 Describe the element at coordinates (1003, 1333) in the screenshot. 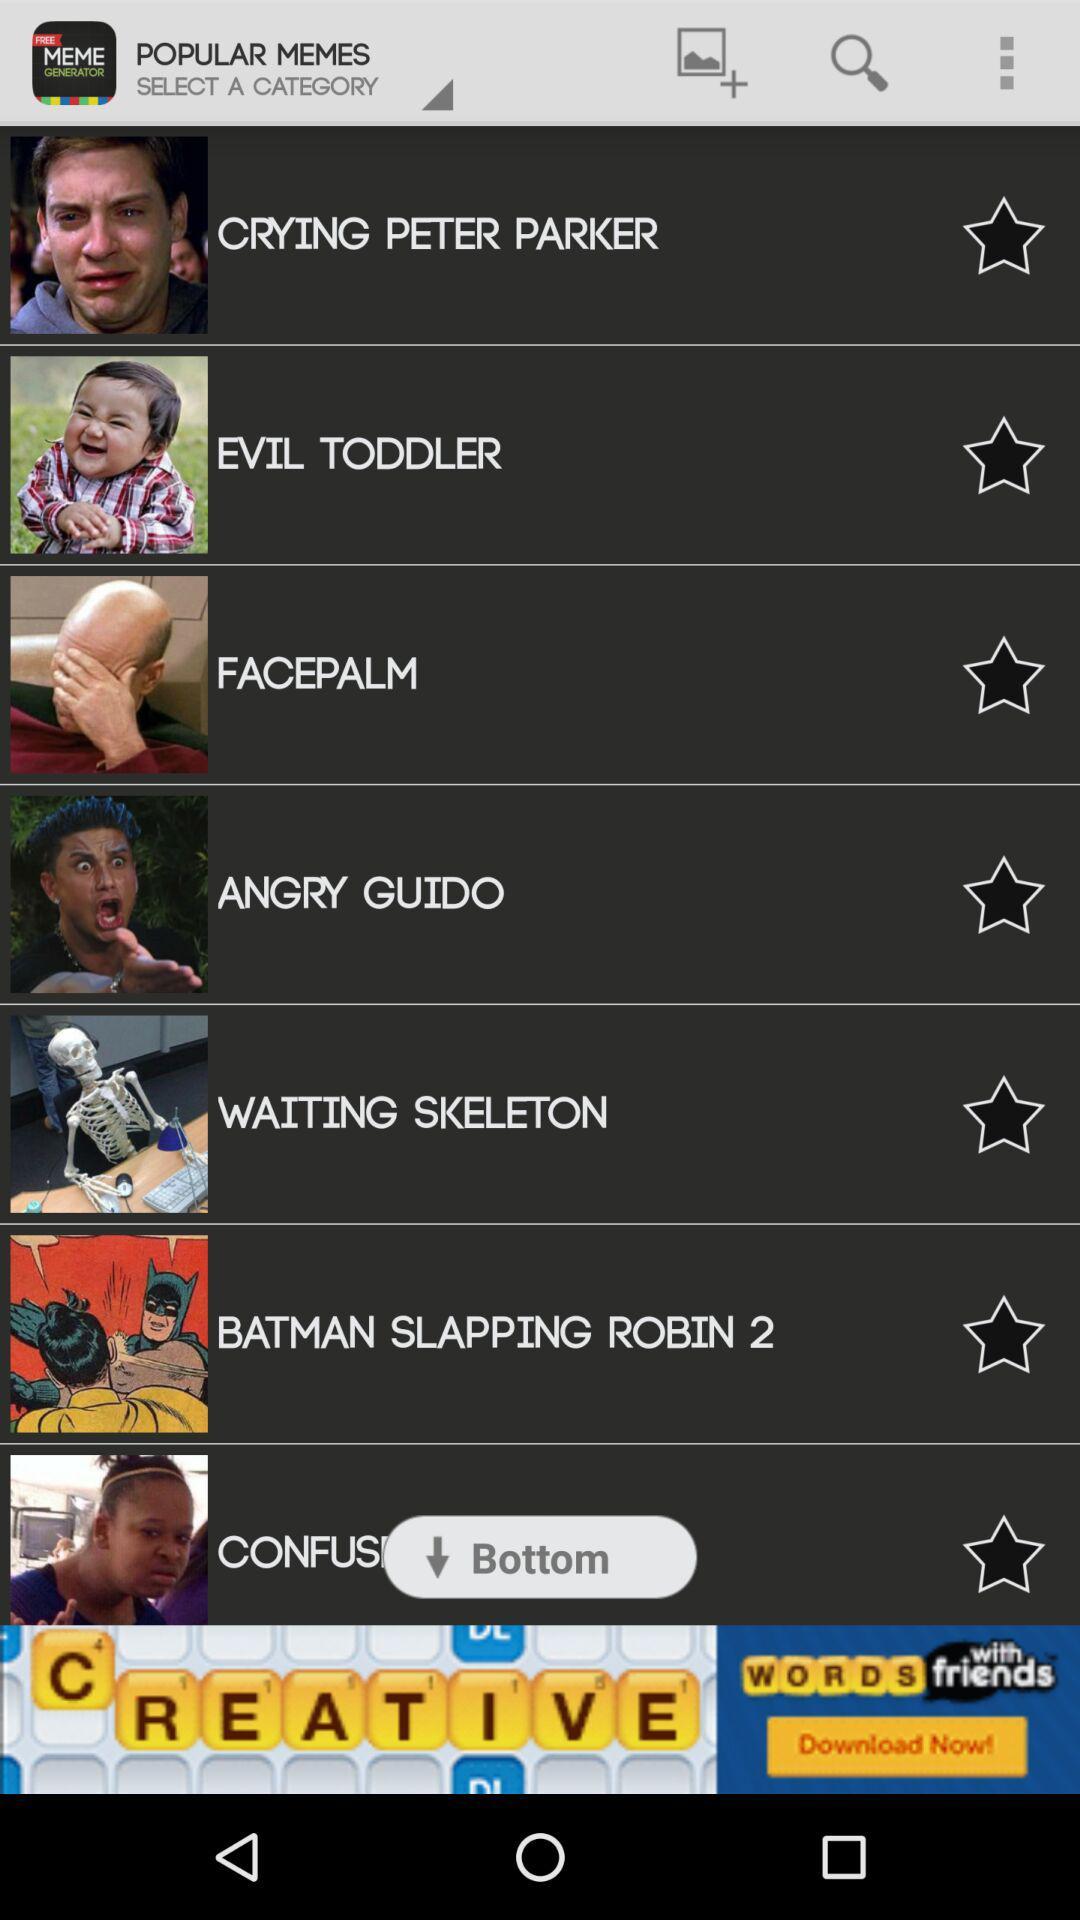

I see `star save to favorites` at that location.